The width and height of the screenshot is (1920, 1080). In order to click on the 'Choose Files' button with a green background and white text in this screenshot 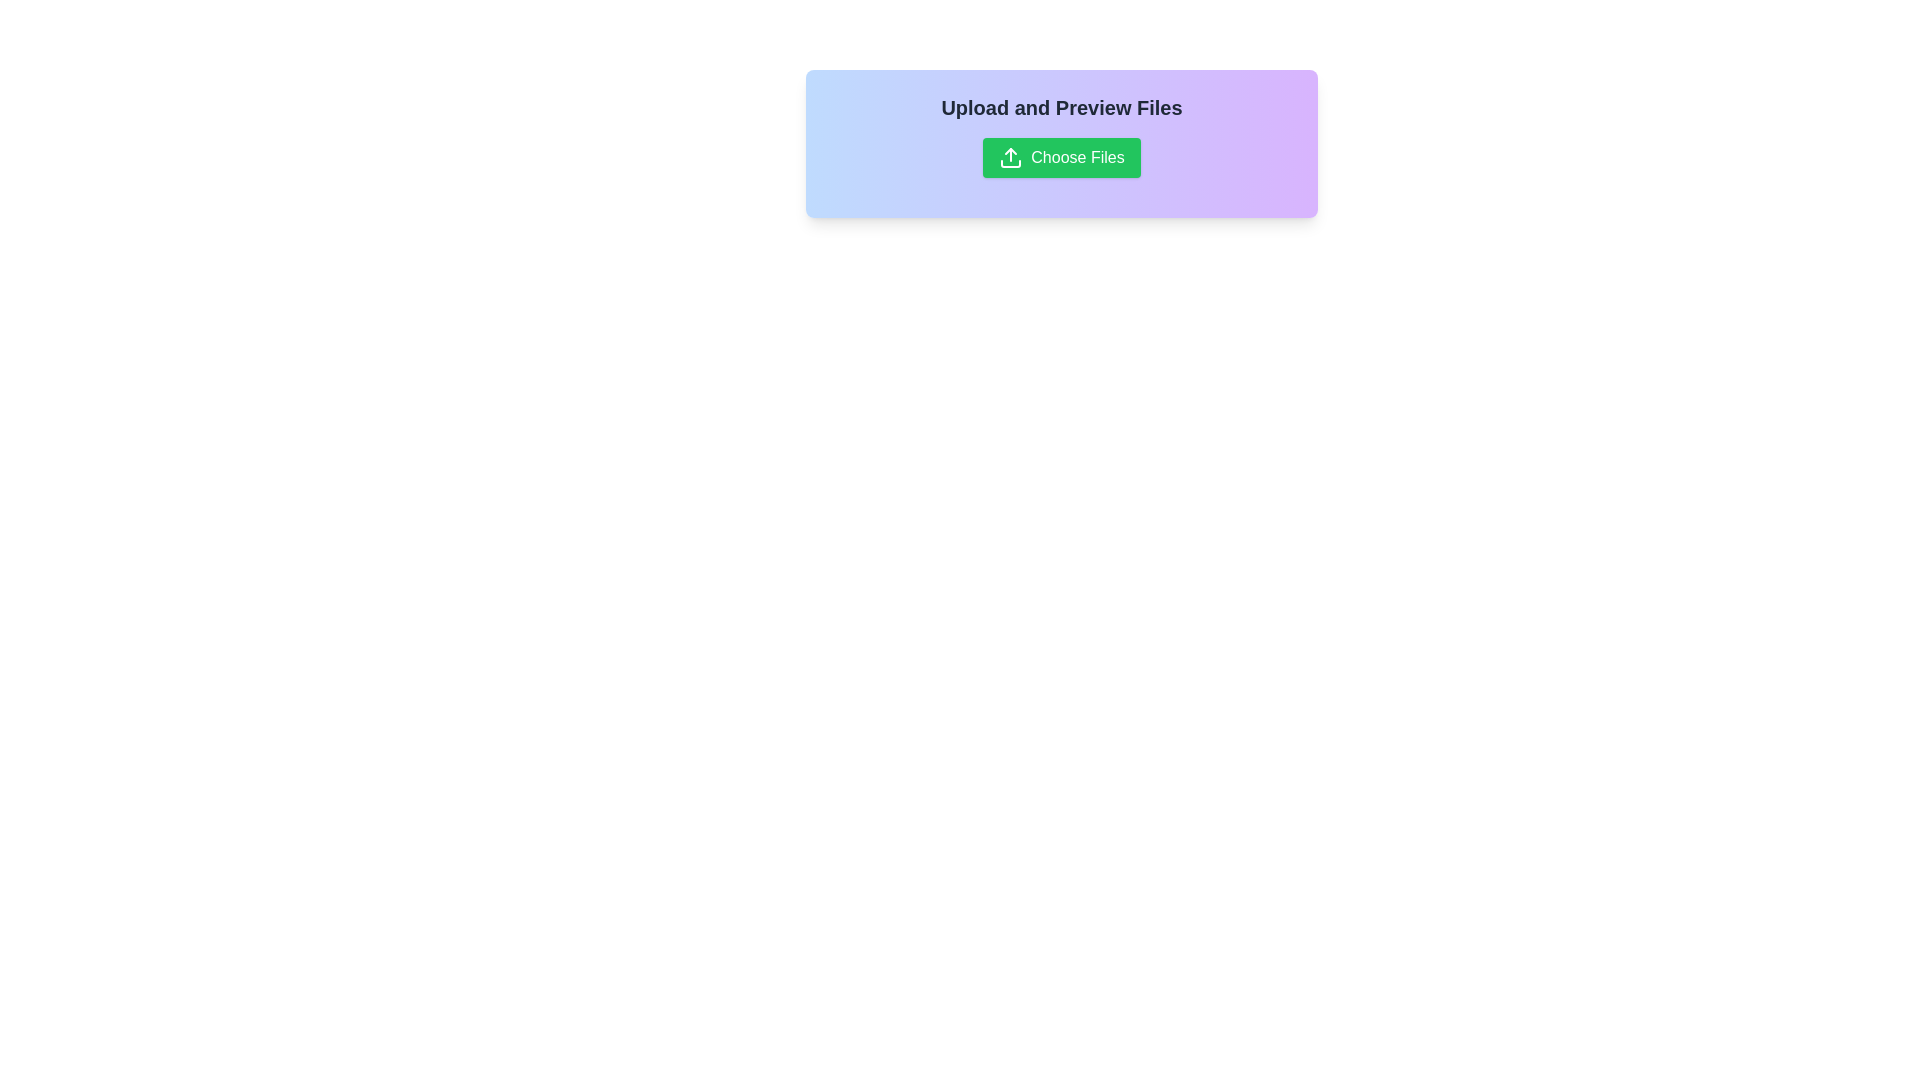, I will do `click(1060, 157)`.